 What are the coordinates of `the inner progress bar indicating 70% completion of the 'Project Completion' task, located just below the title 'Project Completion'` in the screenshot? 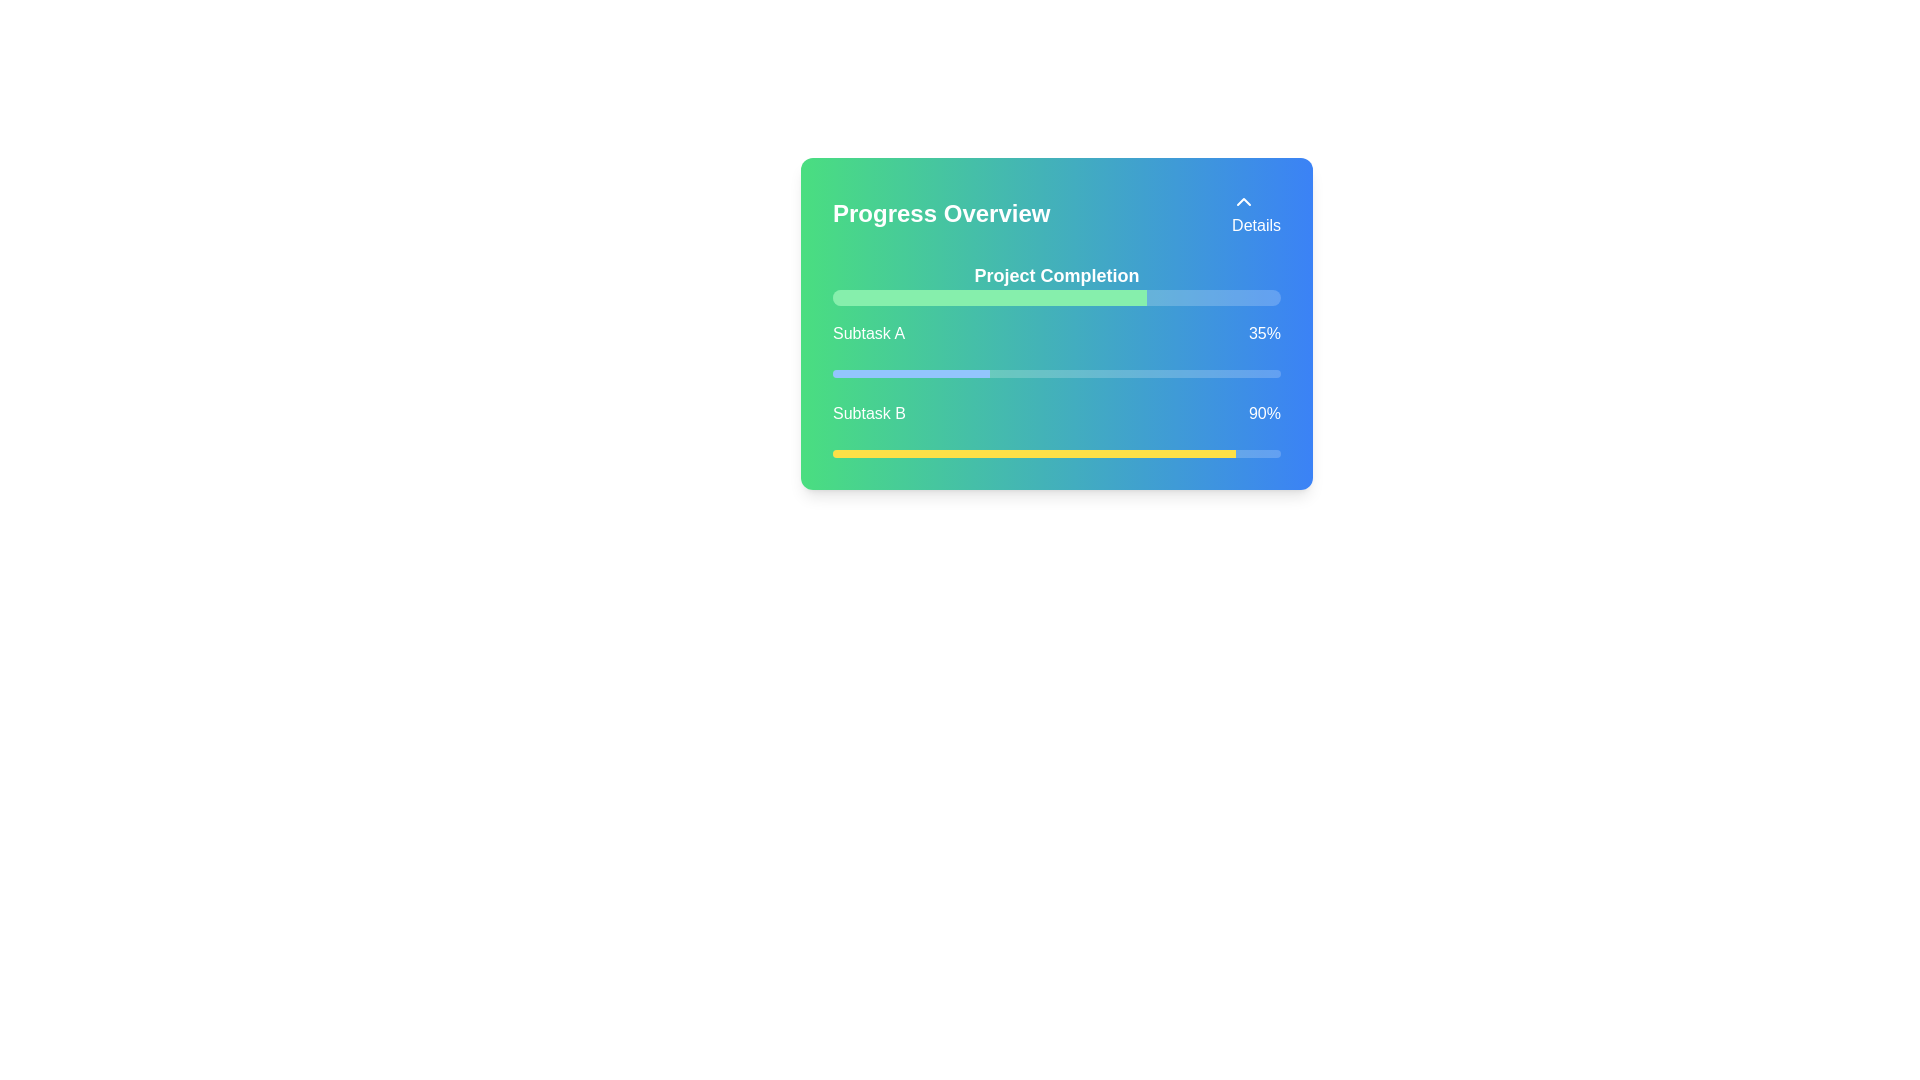 It's located at (989, 297).